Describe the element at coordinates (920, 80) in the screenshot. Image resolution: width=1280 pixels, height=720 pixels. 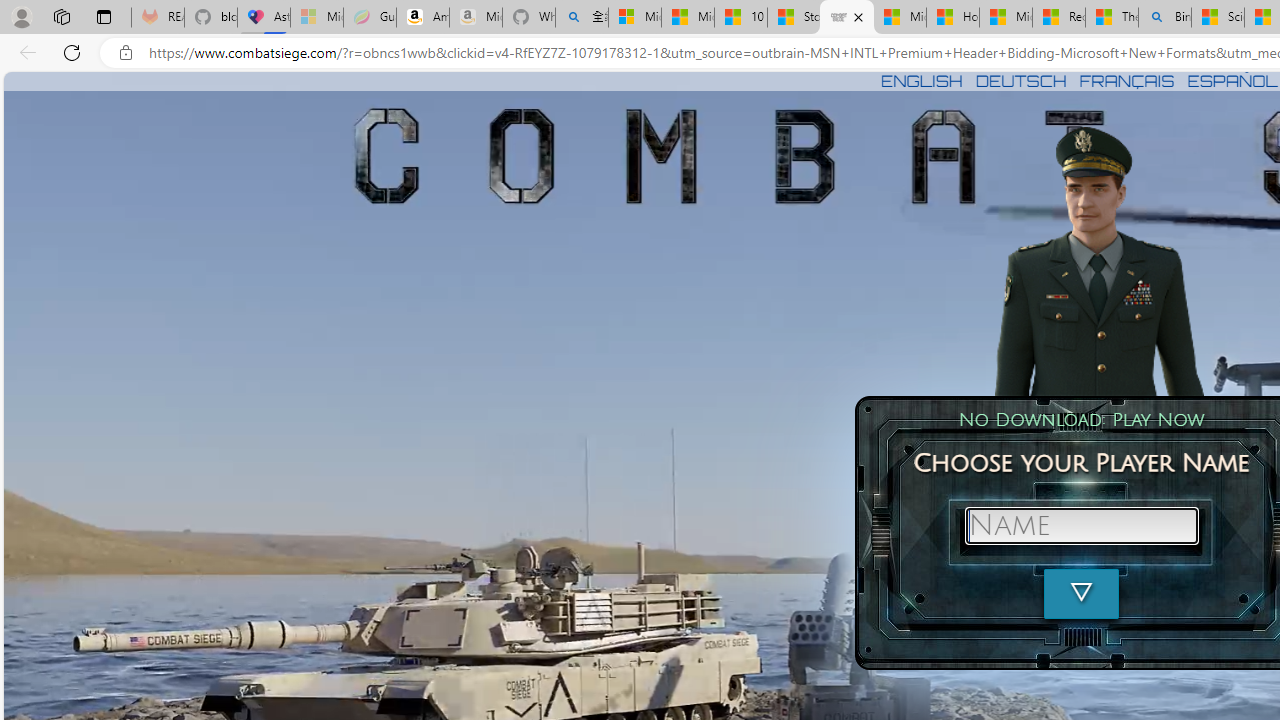
I see `'ENGLISH'` at that location.